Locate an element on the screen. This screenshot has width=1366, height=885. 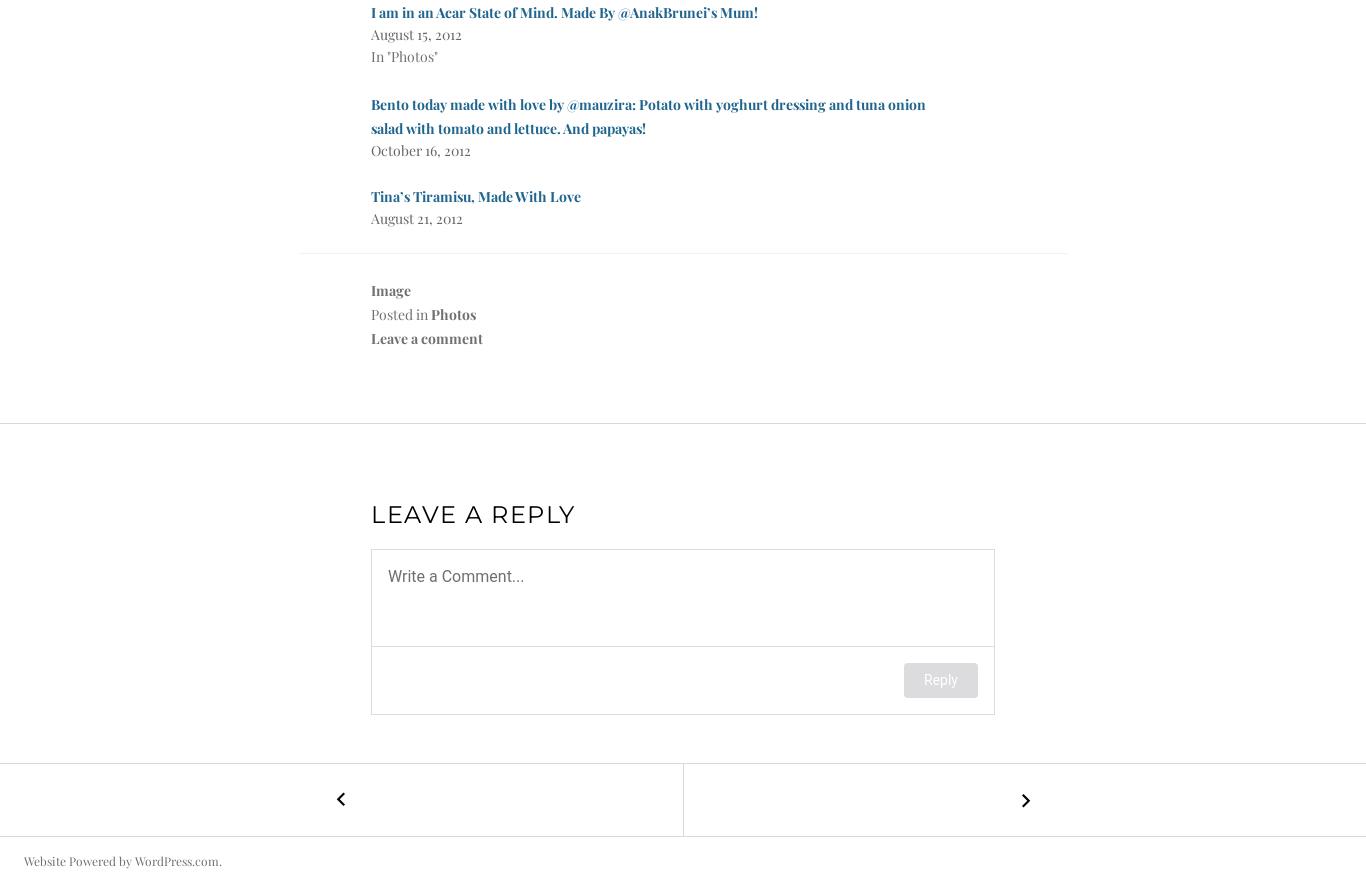
'Posted in' is located at coordinates (400, 313).